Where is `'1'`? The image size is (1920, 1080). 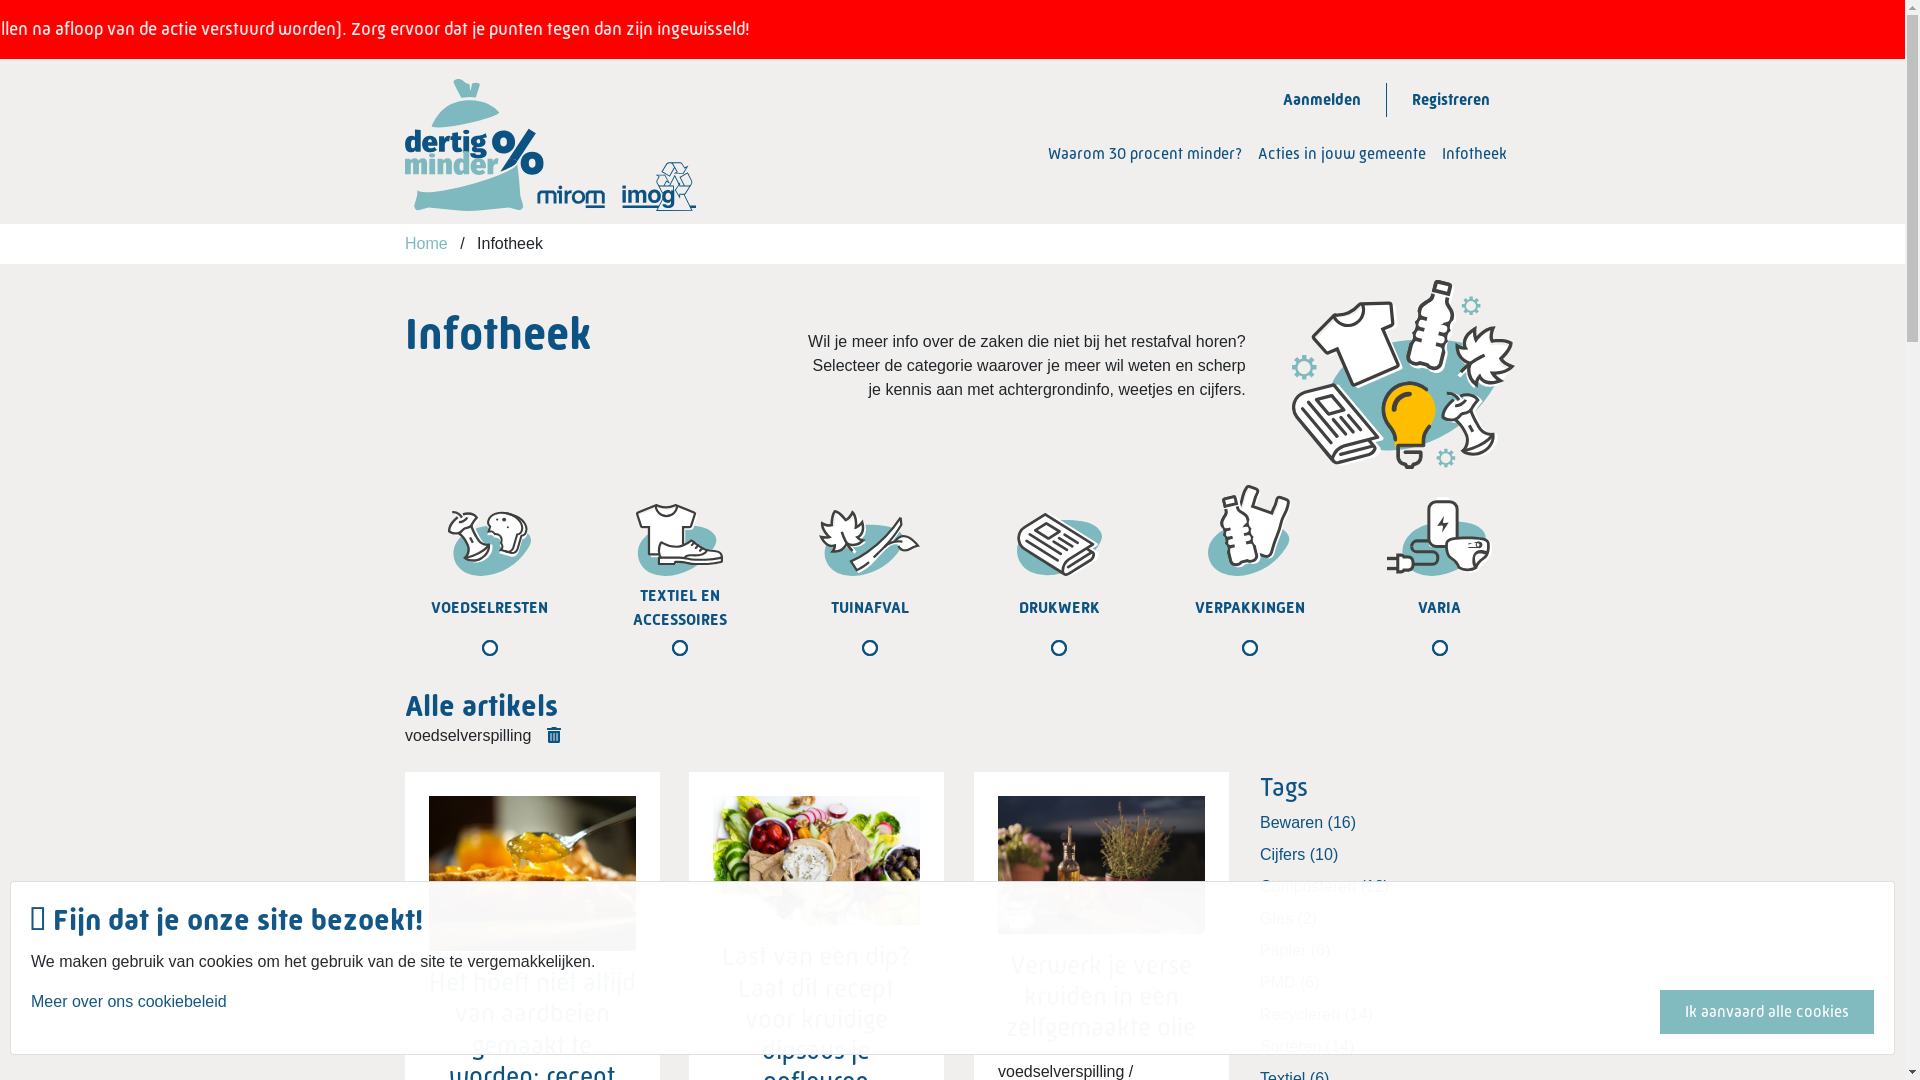
'1' is located at coordinates (398, 628).